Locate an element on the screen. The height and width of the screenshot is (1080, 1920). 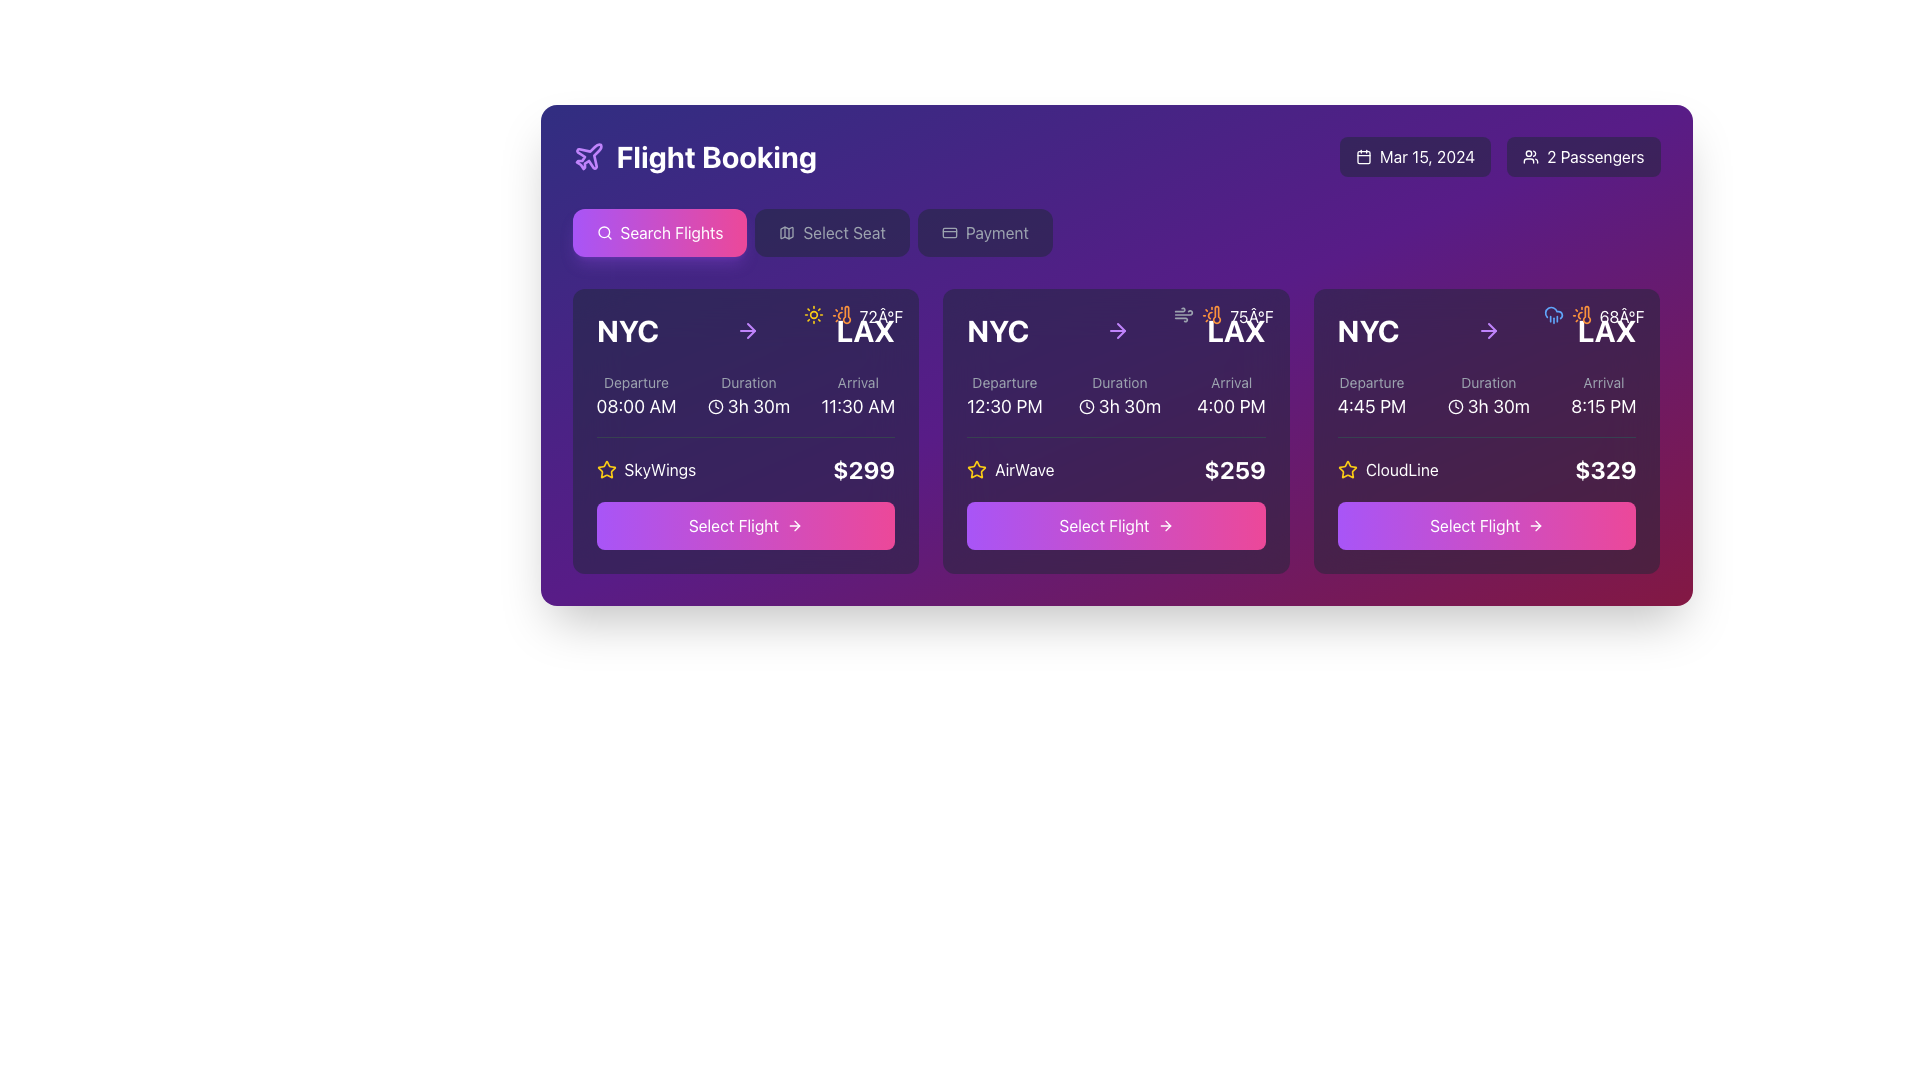
the button displaying the text 'Mar 15, 2024' is located at coordinates (1414, 156).